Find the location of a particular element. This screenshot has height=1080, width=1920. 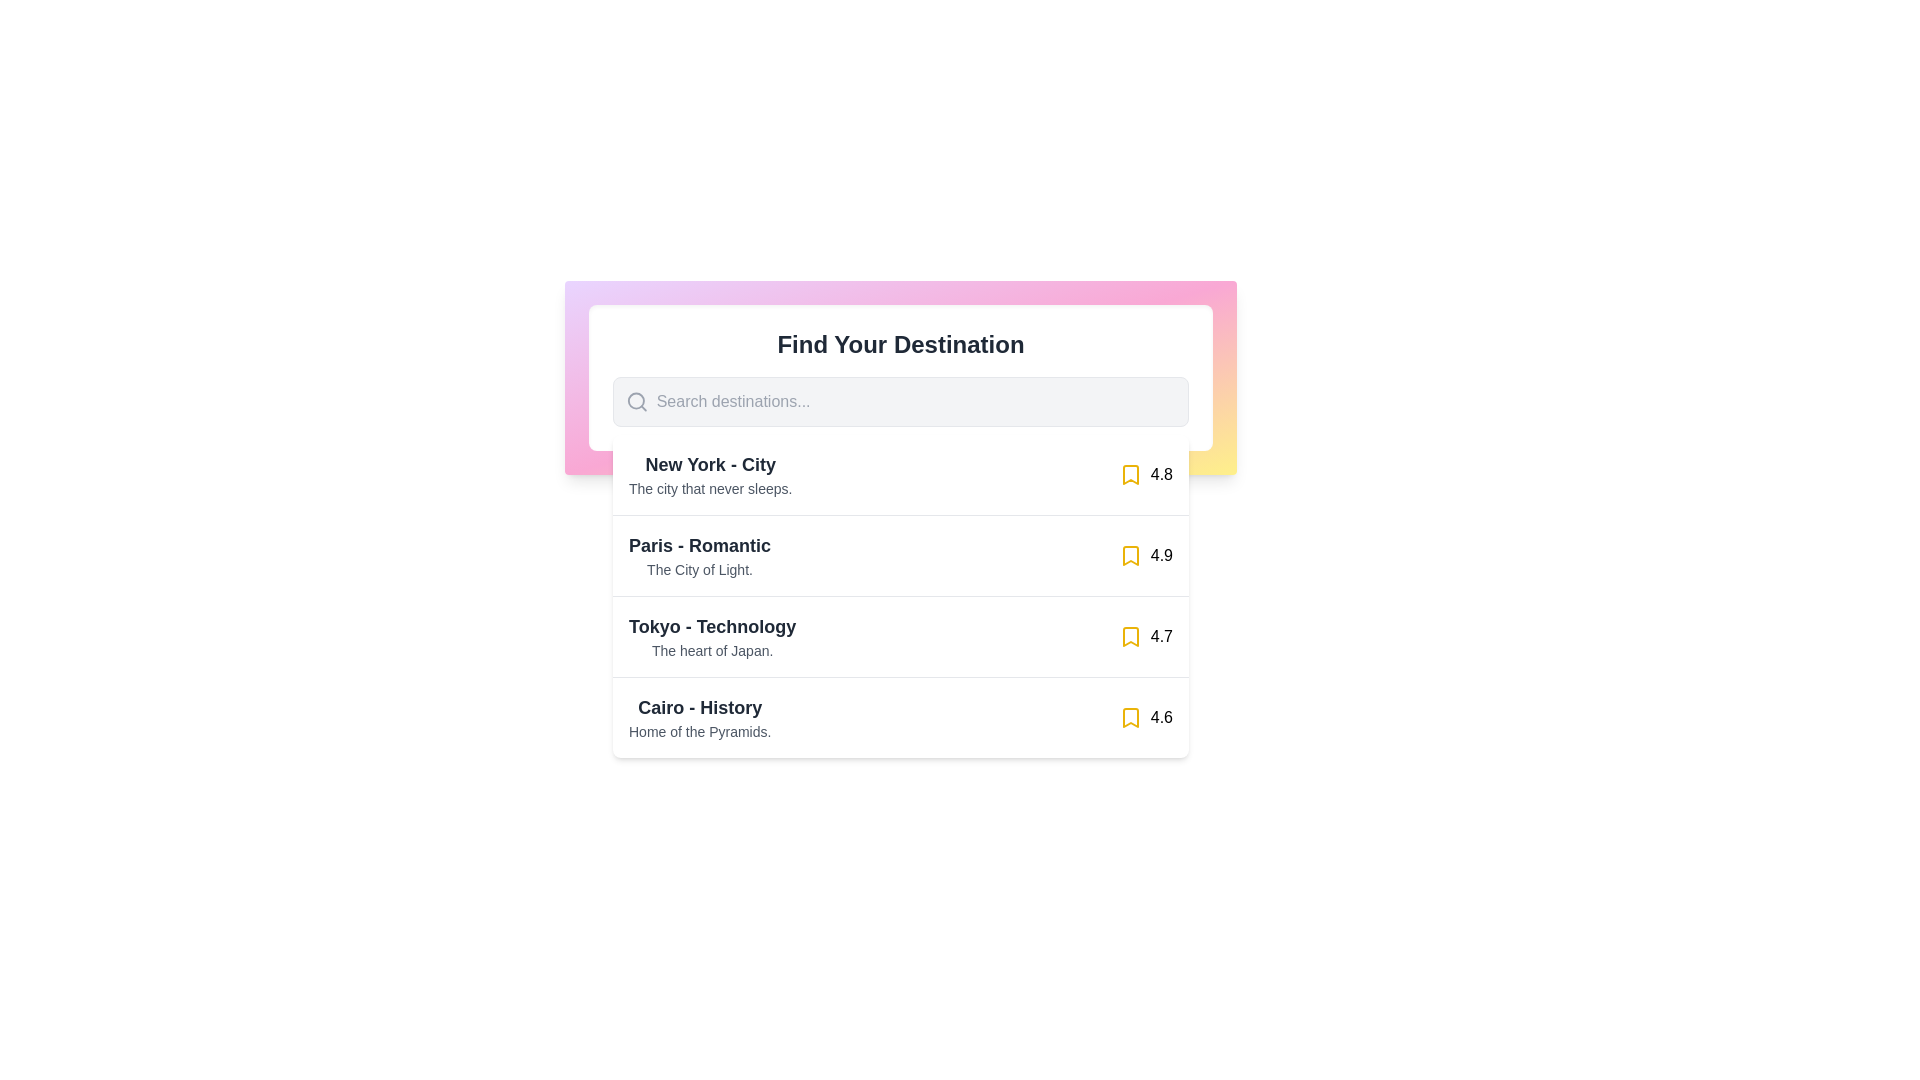

rating or score displayed in the Text Display located in the second row under 'Paris - Romantic', positioned to the right side of the row is located at coordinates (1145, 555).